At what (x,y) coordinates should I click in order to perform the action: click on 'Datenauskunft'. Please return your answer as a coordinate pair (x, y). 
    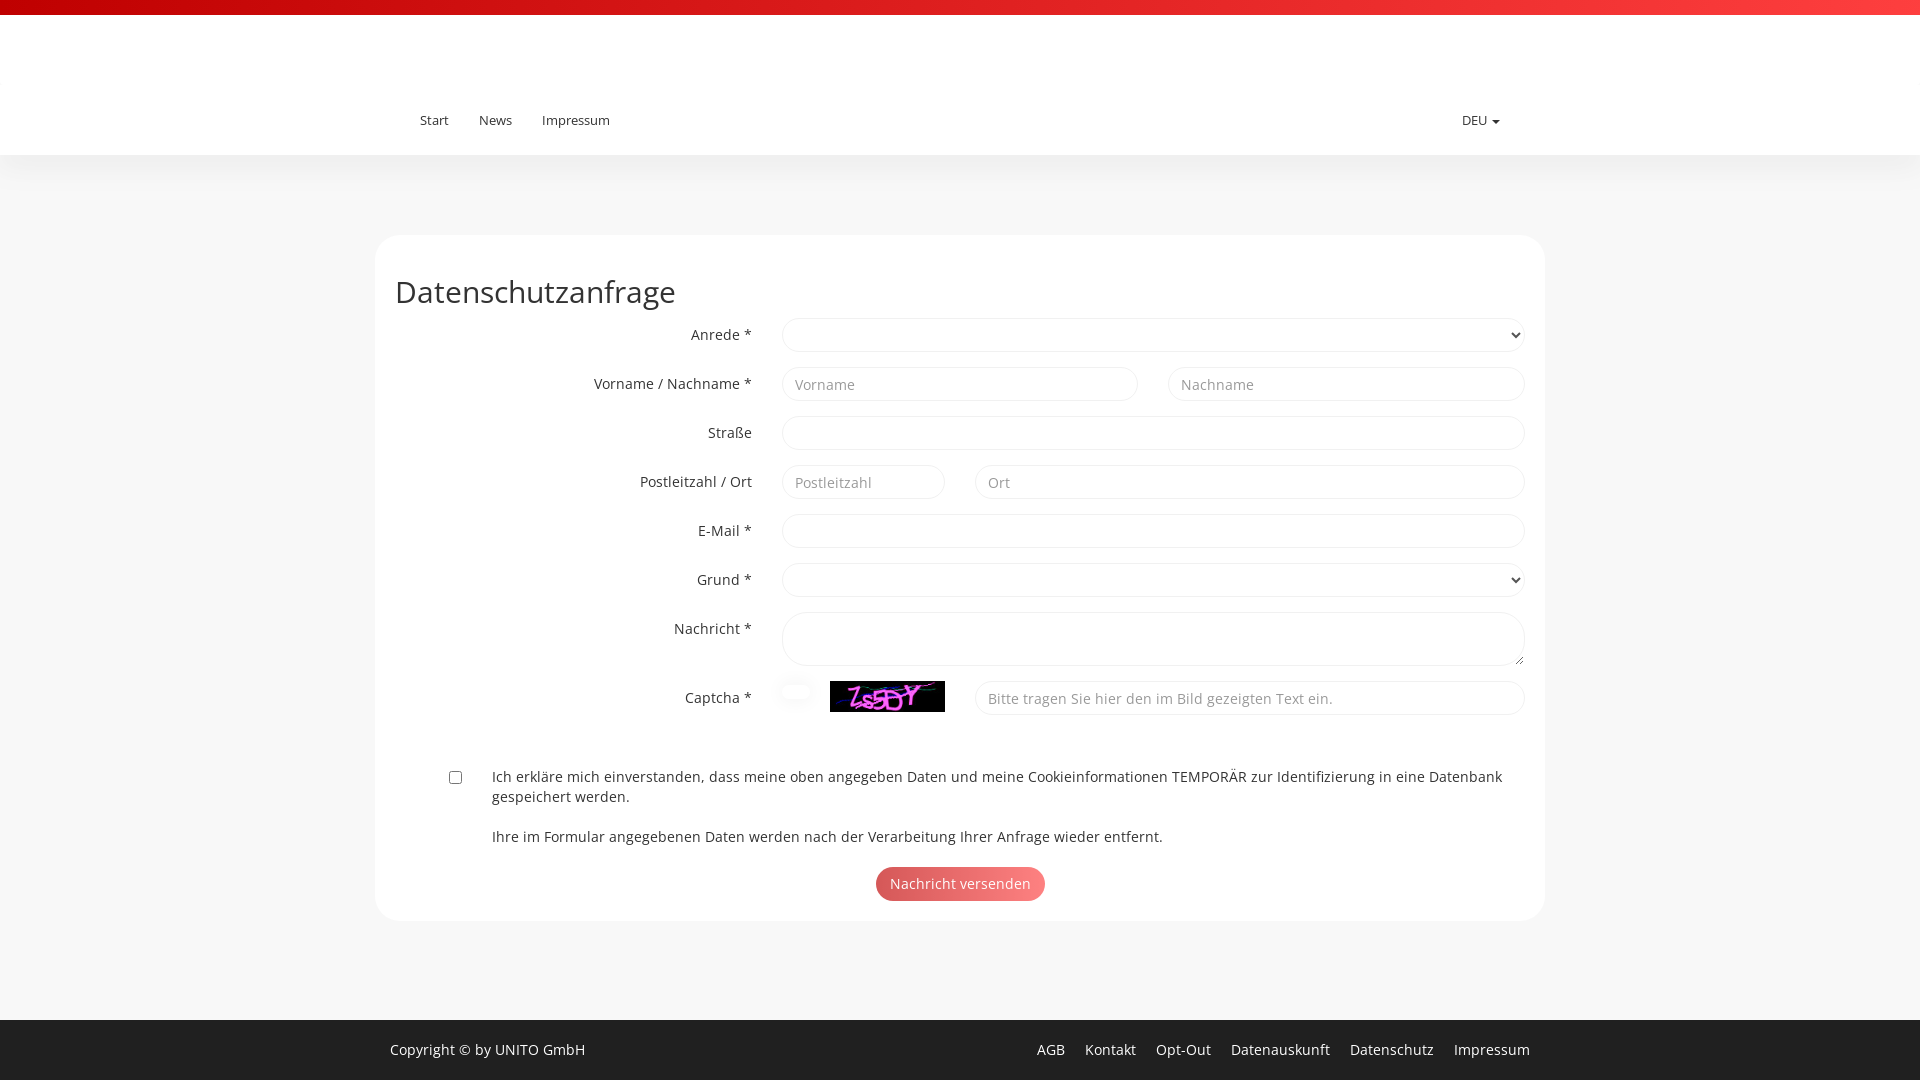
    Looking at the image, I should click on (1282, 1048).